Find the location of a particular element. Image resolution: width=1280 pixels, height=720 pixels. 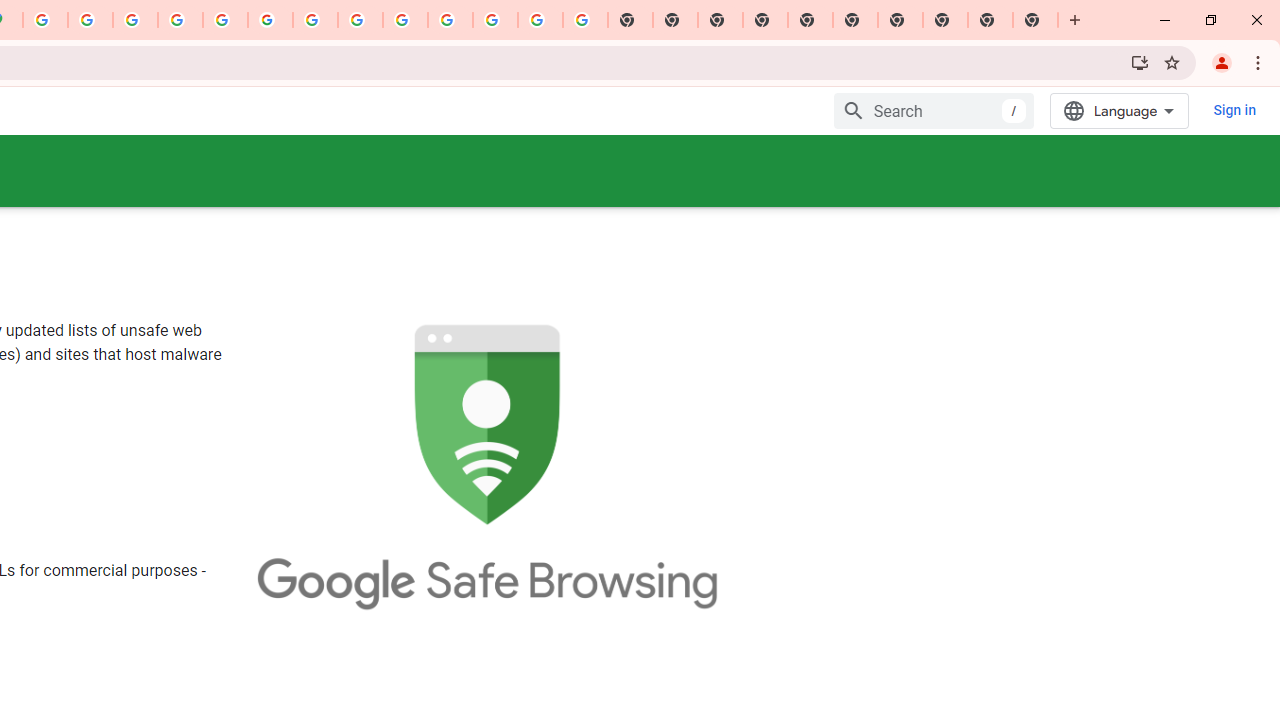

'Privacy Help Center - Policies Help' is located at coordinates (180, 20).